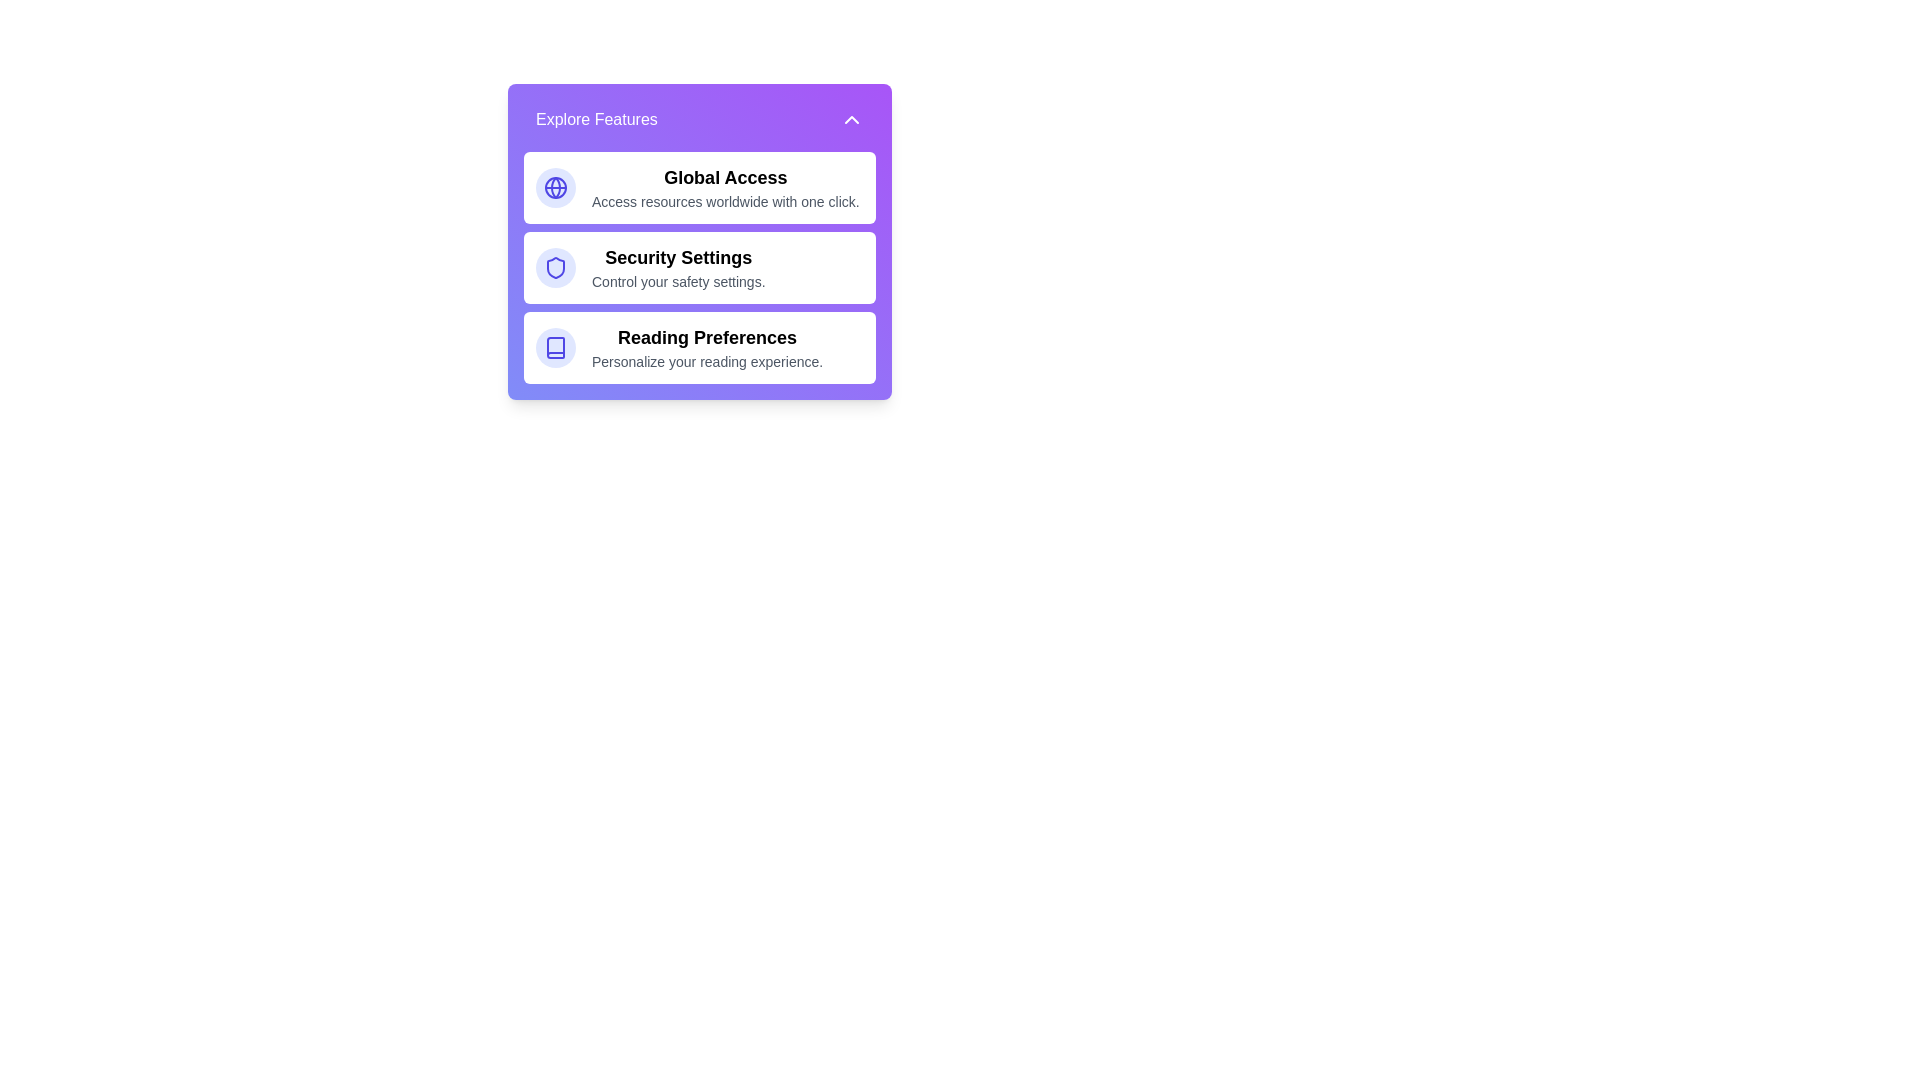  What do you see at coordinates (556, 346) in the screenshot?
I see `the small graphical icon resembling a book, which is located to the left of the 'Reading Preferences' text in the third item of the vertical list within the 'Explore Features' card` at bounding box center [556, 346].